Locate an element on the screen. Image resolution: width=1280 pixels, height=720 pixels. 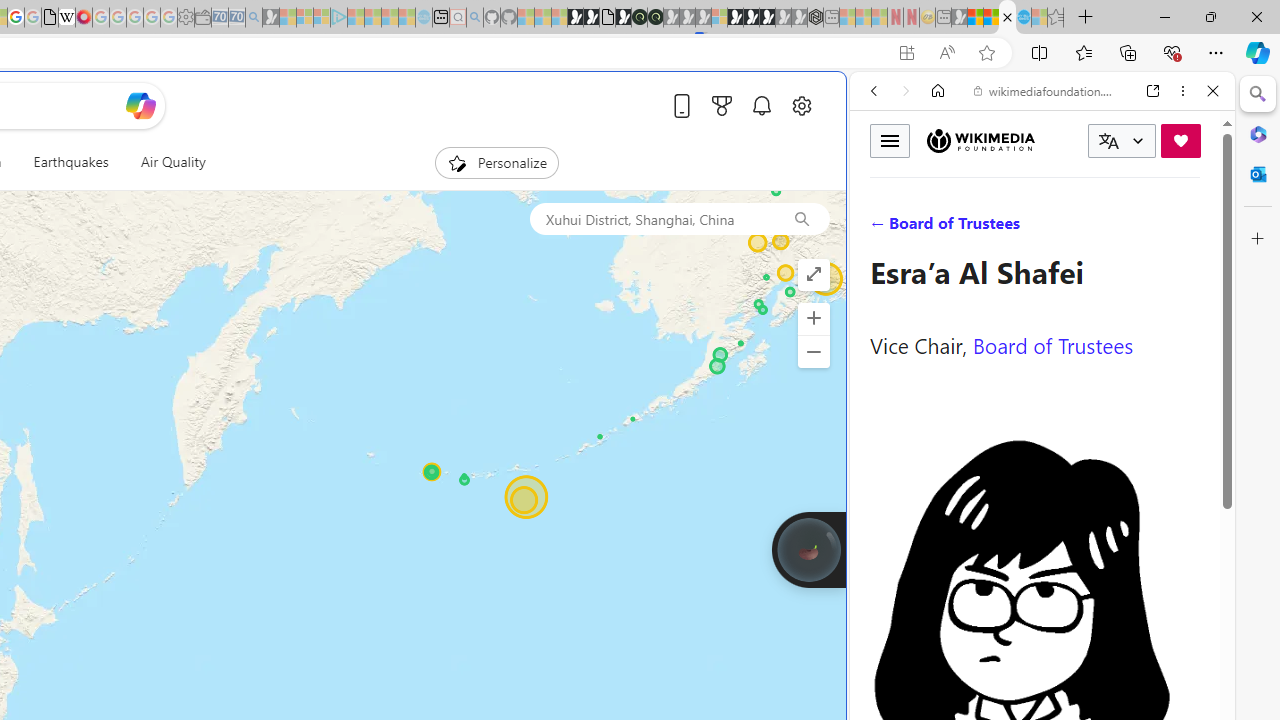
'github - Search - Sleeping' is located at coordinates (473, 17).